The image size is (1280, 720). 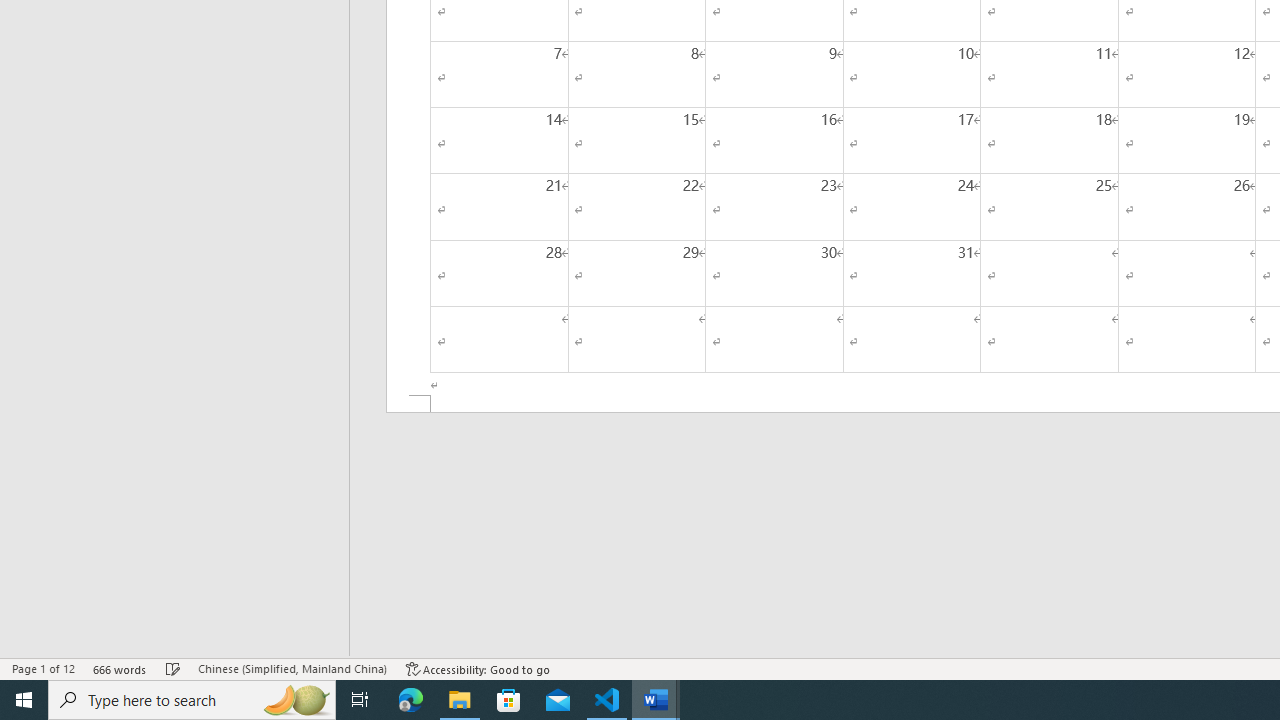 I want to click on 'Microsoft Edge', so click(x=410, y=698).